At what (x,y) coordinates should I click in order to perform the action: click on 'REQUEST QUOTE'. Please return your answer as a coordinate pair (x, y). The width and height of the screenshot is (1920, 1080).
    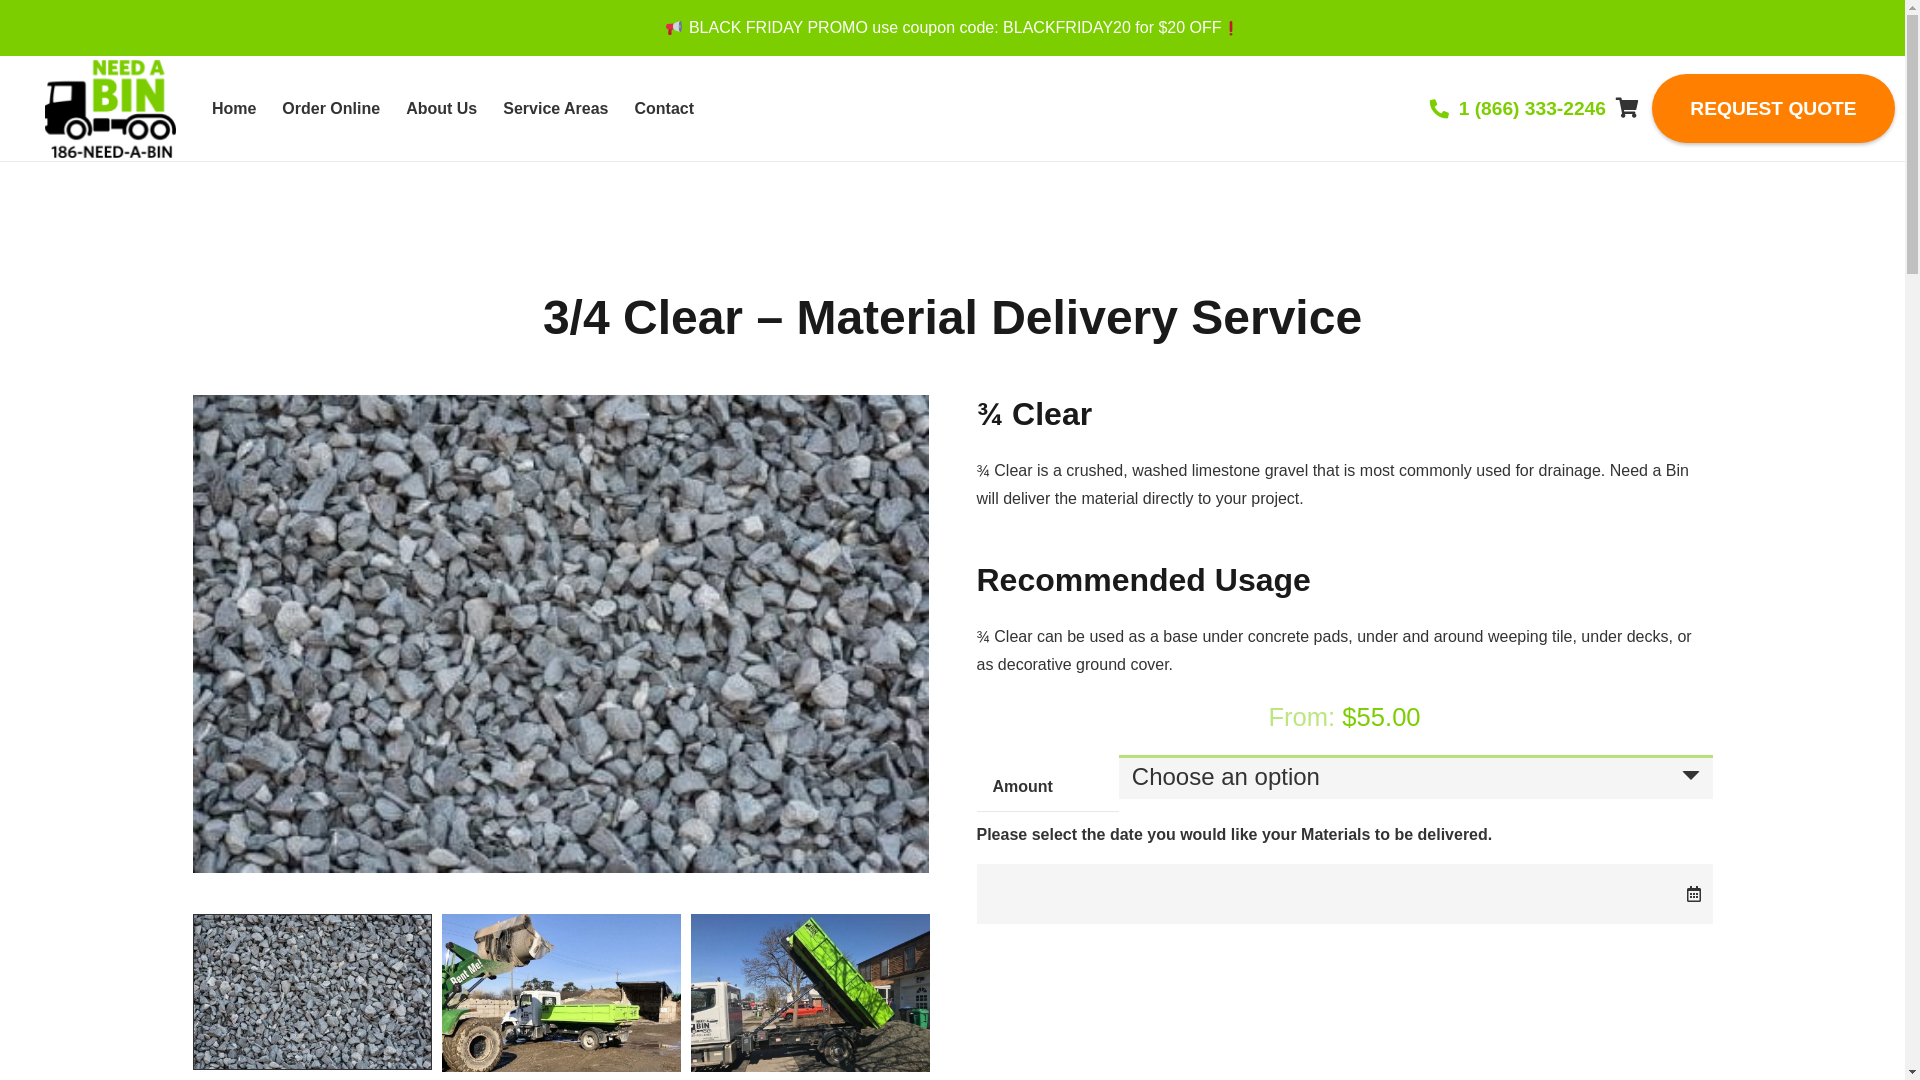
    Looking at the image, I should click on (1773, 108).